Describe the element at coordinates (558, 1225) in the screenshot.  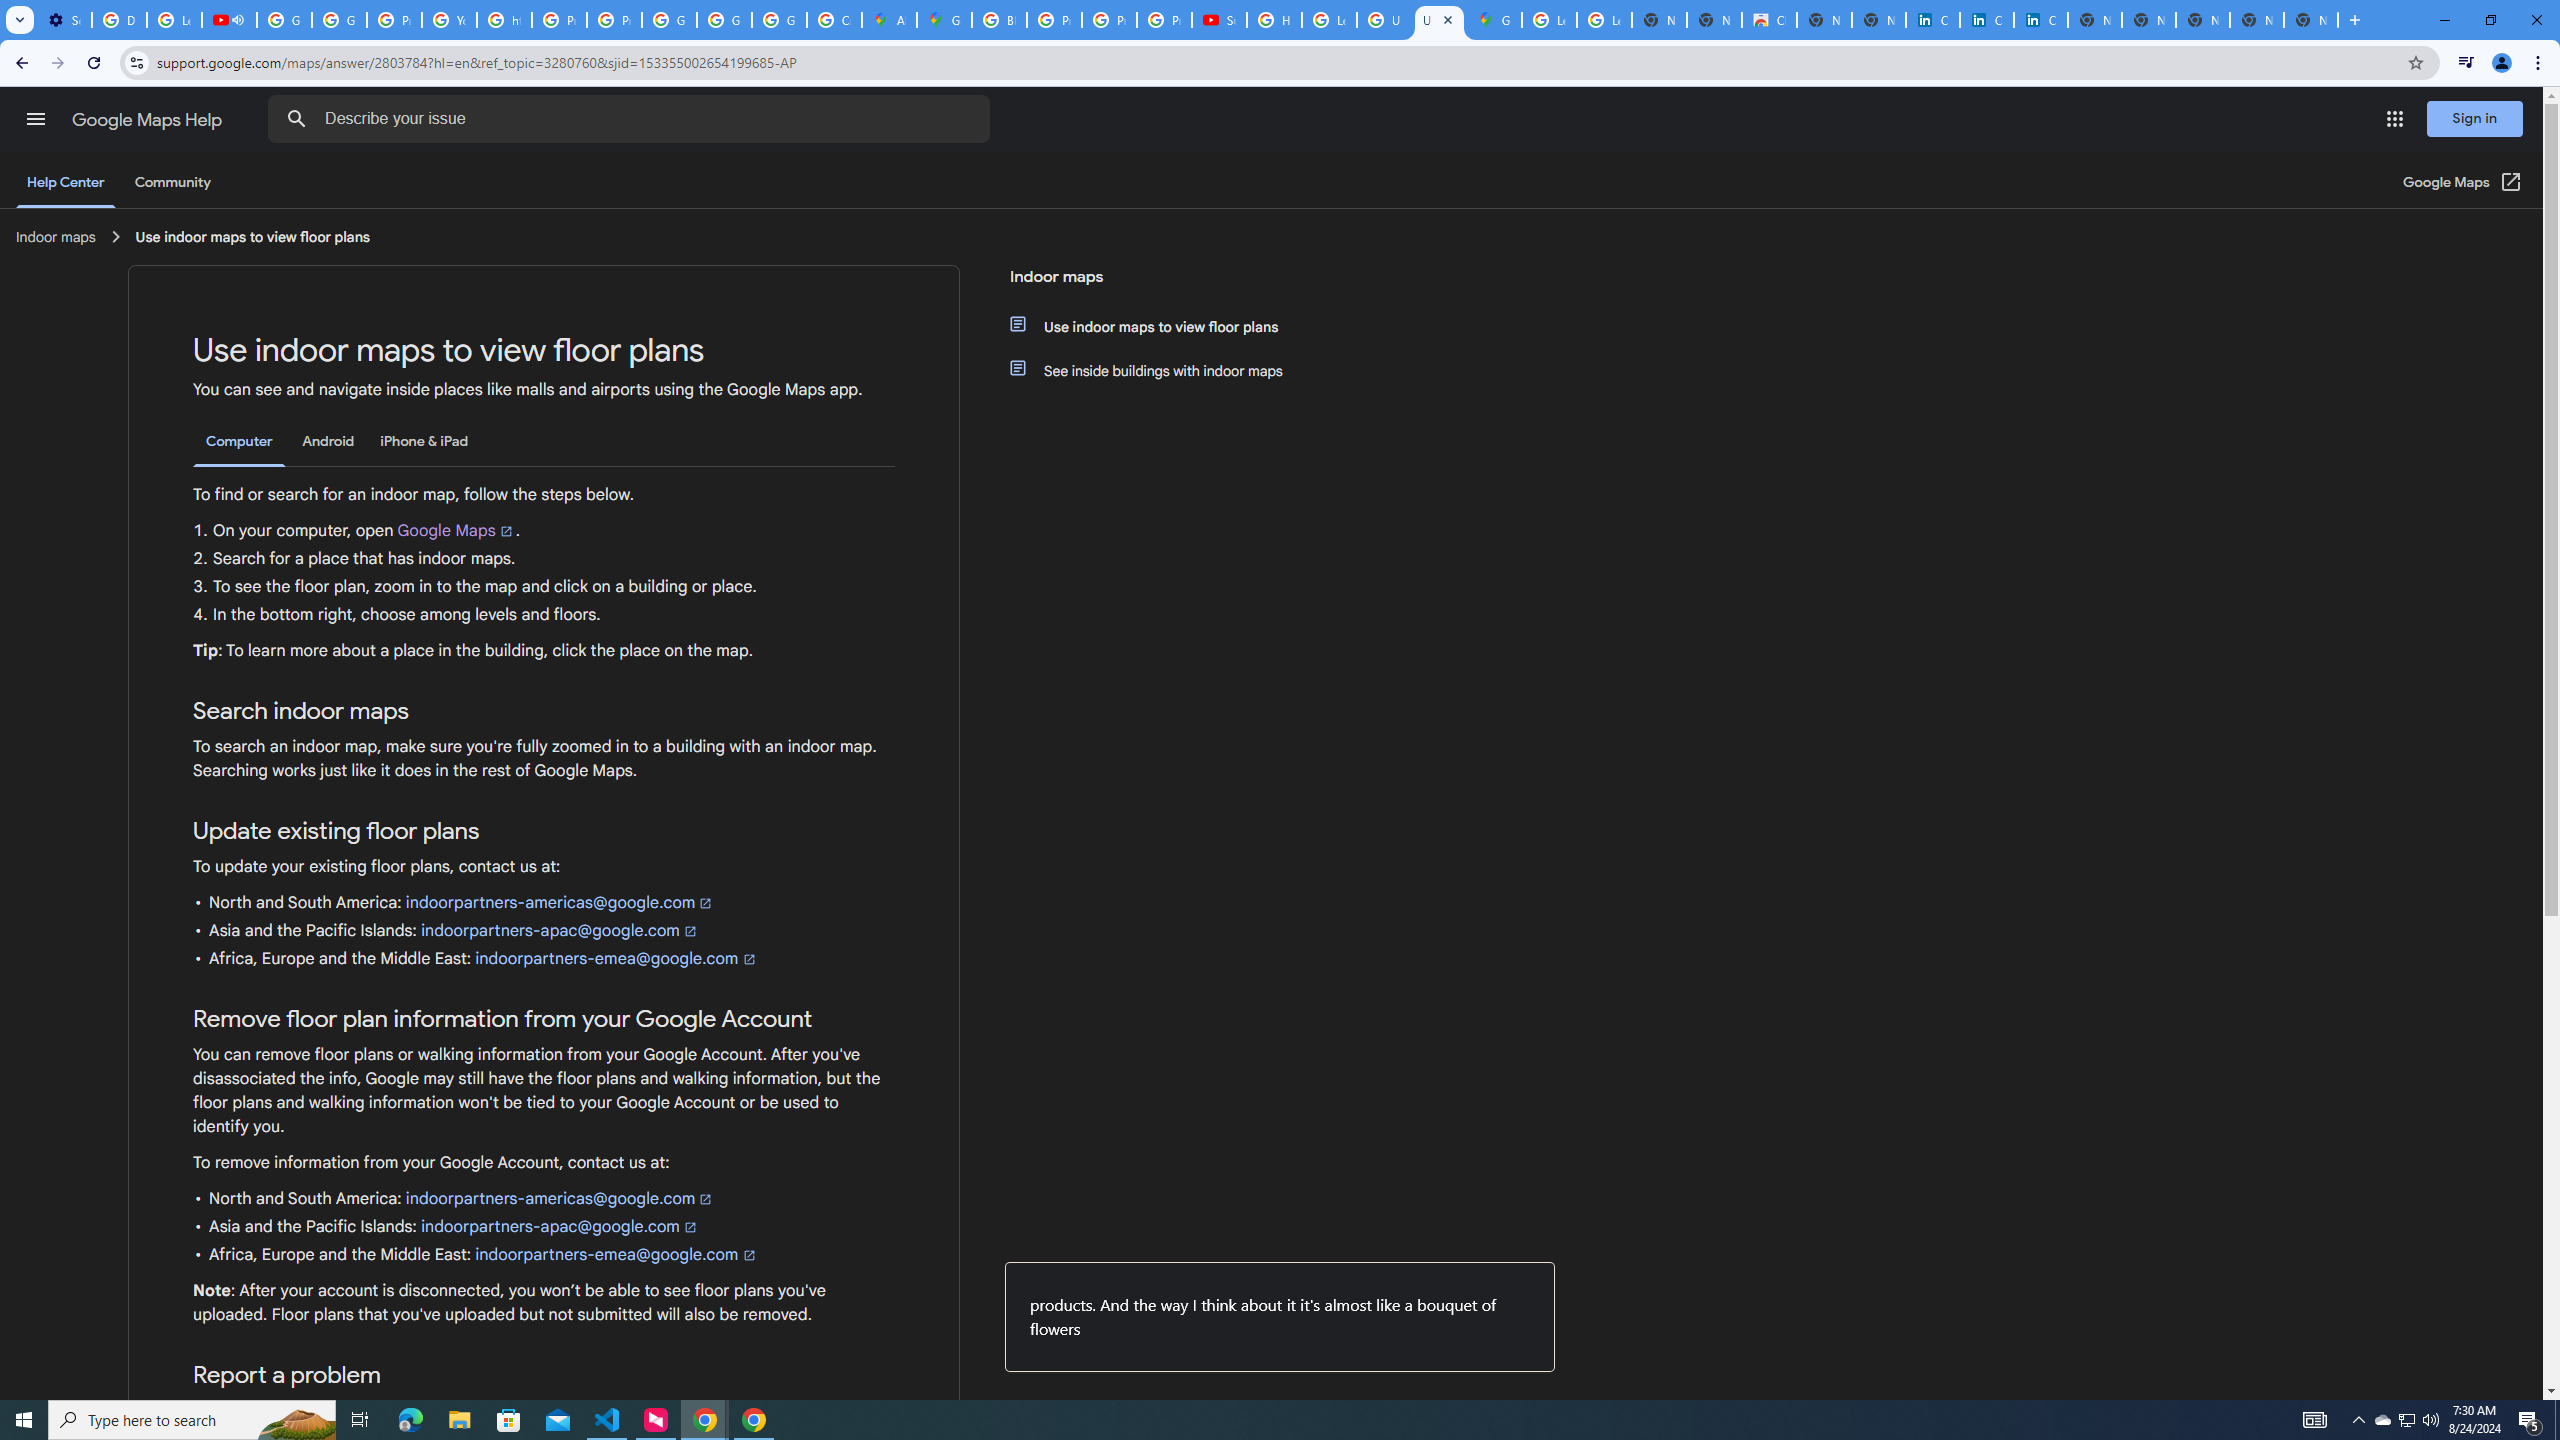
I see `'indoorpartners-apac@google.com'` at that location.